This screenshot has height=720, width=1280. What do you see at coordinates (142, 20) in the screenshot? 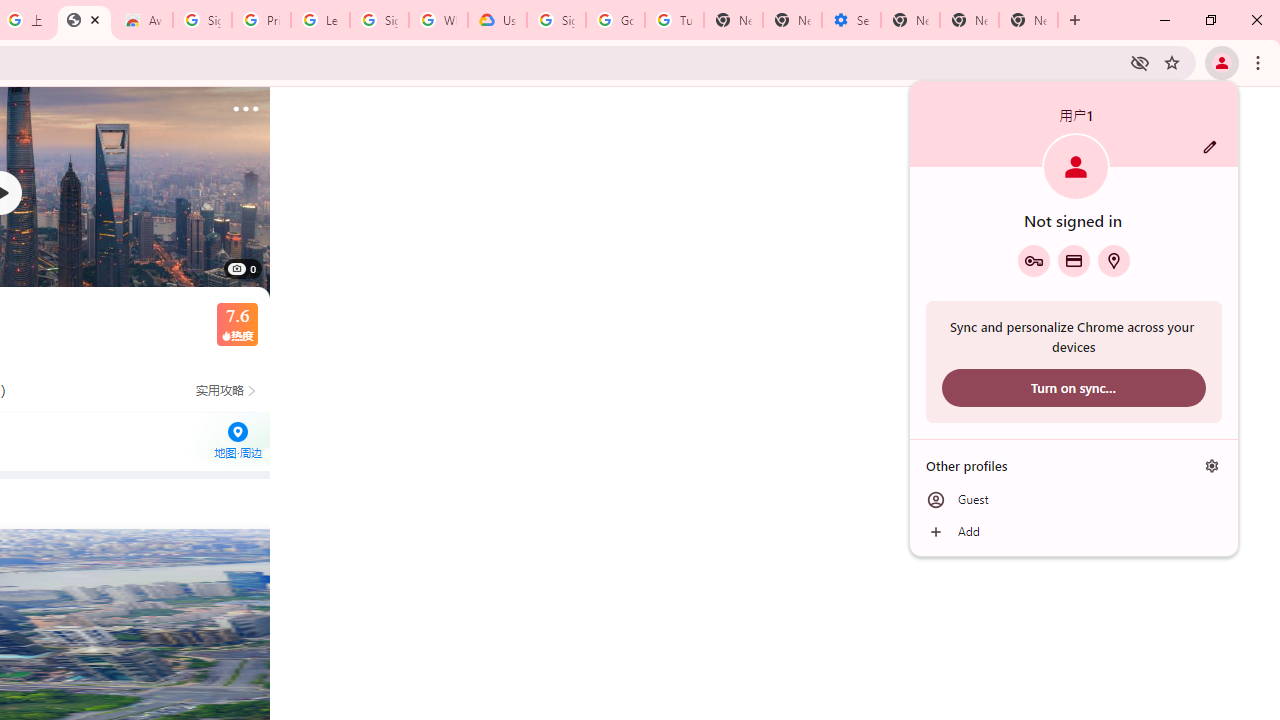
I see `'Awesome Screen Recorder & Screenshot - Chrome Web Store'` at bounding box center [142, 20].